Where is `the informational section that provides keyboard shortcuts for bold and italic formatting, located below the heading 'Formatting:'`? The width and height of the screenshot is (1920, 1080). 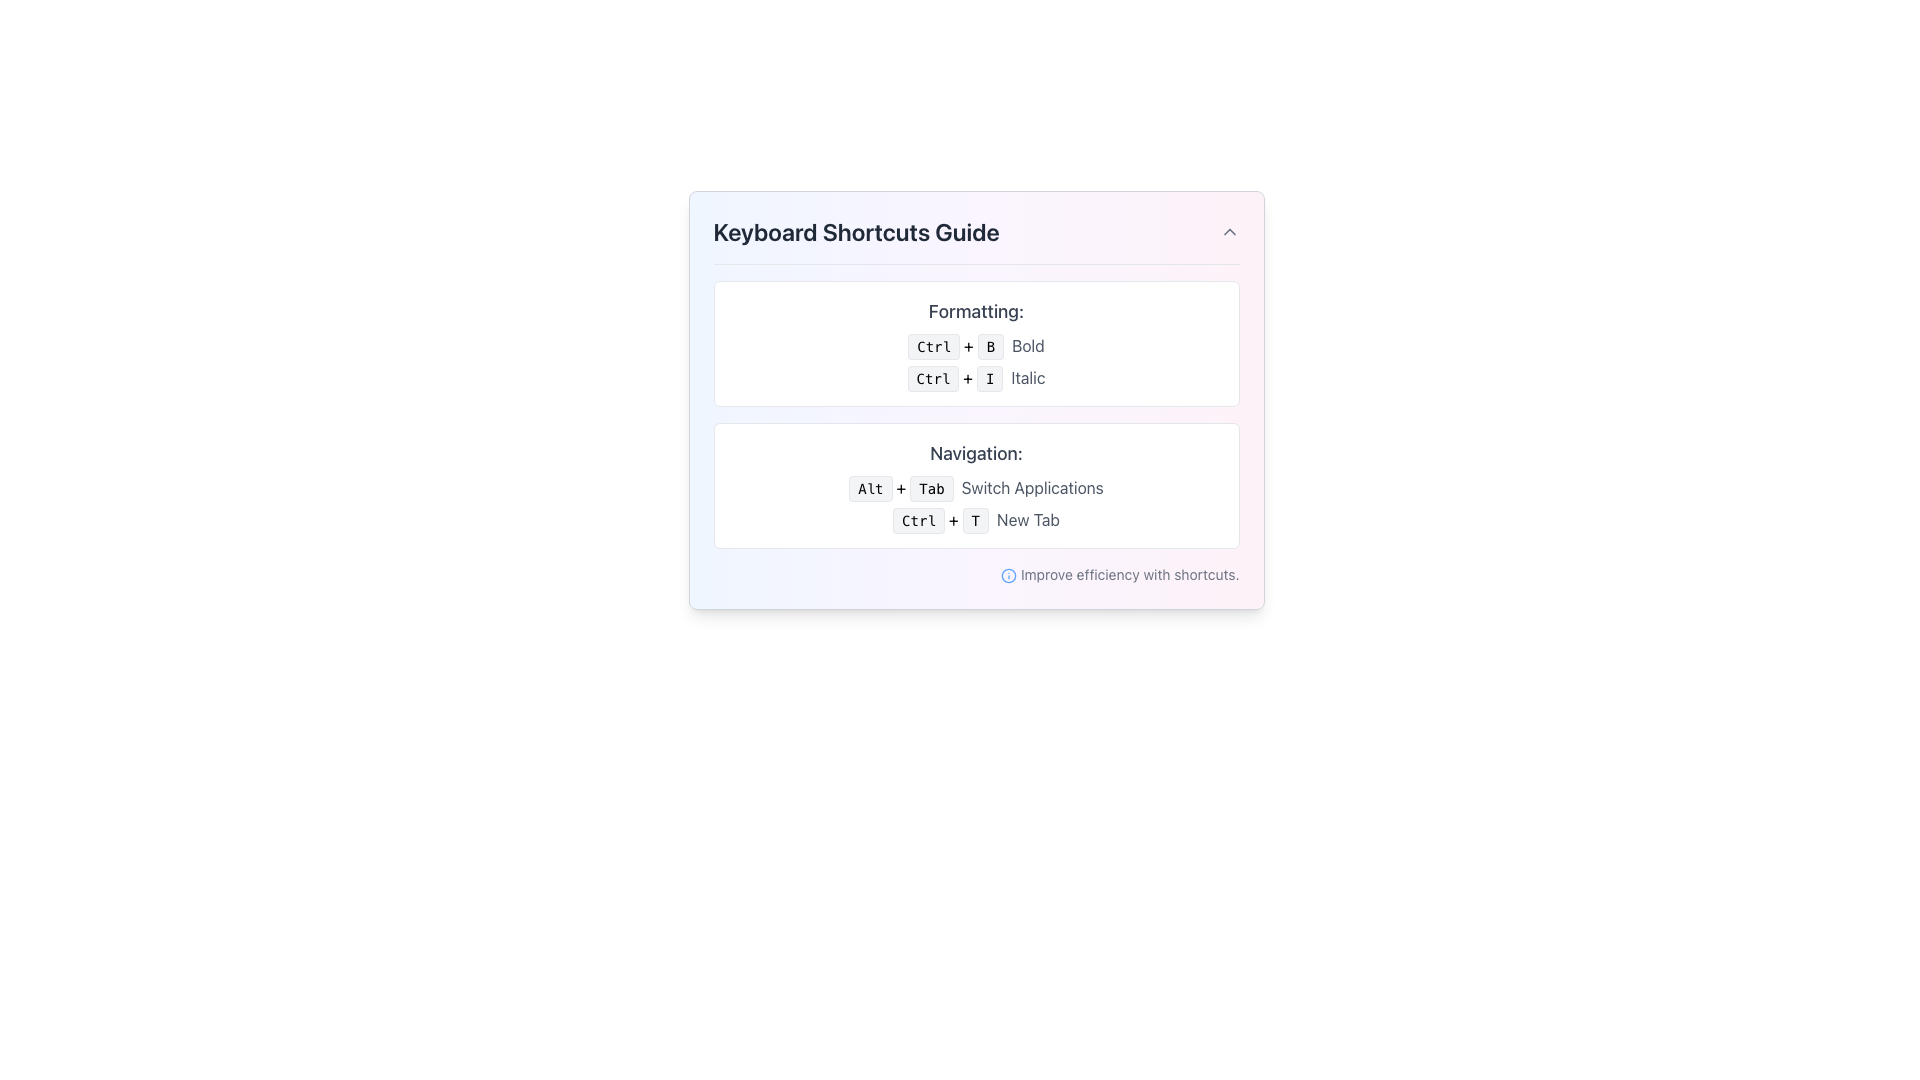
the informational section that provides keyboard shortcuts for bold and italic formatting, located below the heading 'Formatting:' is located at coordinates (976, 362).